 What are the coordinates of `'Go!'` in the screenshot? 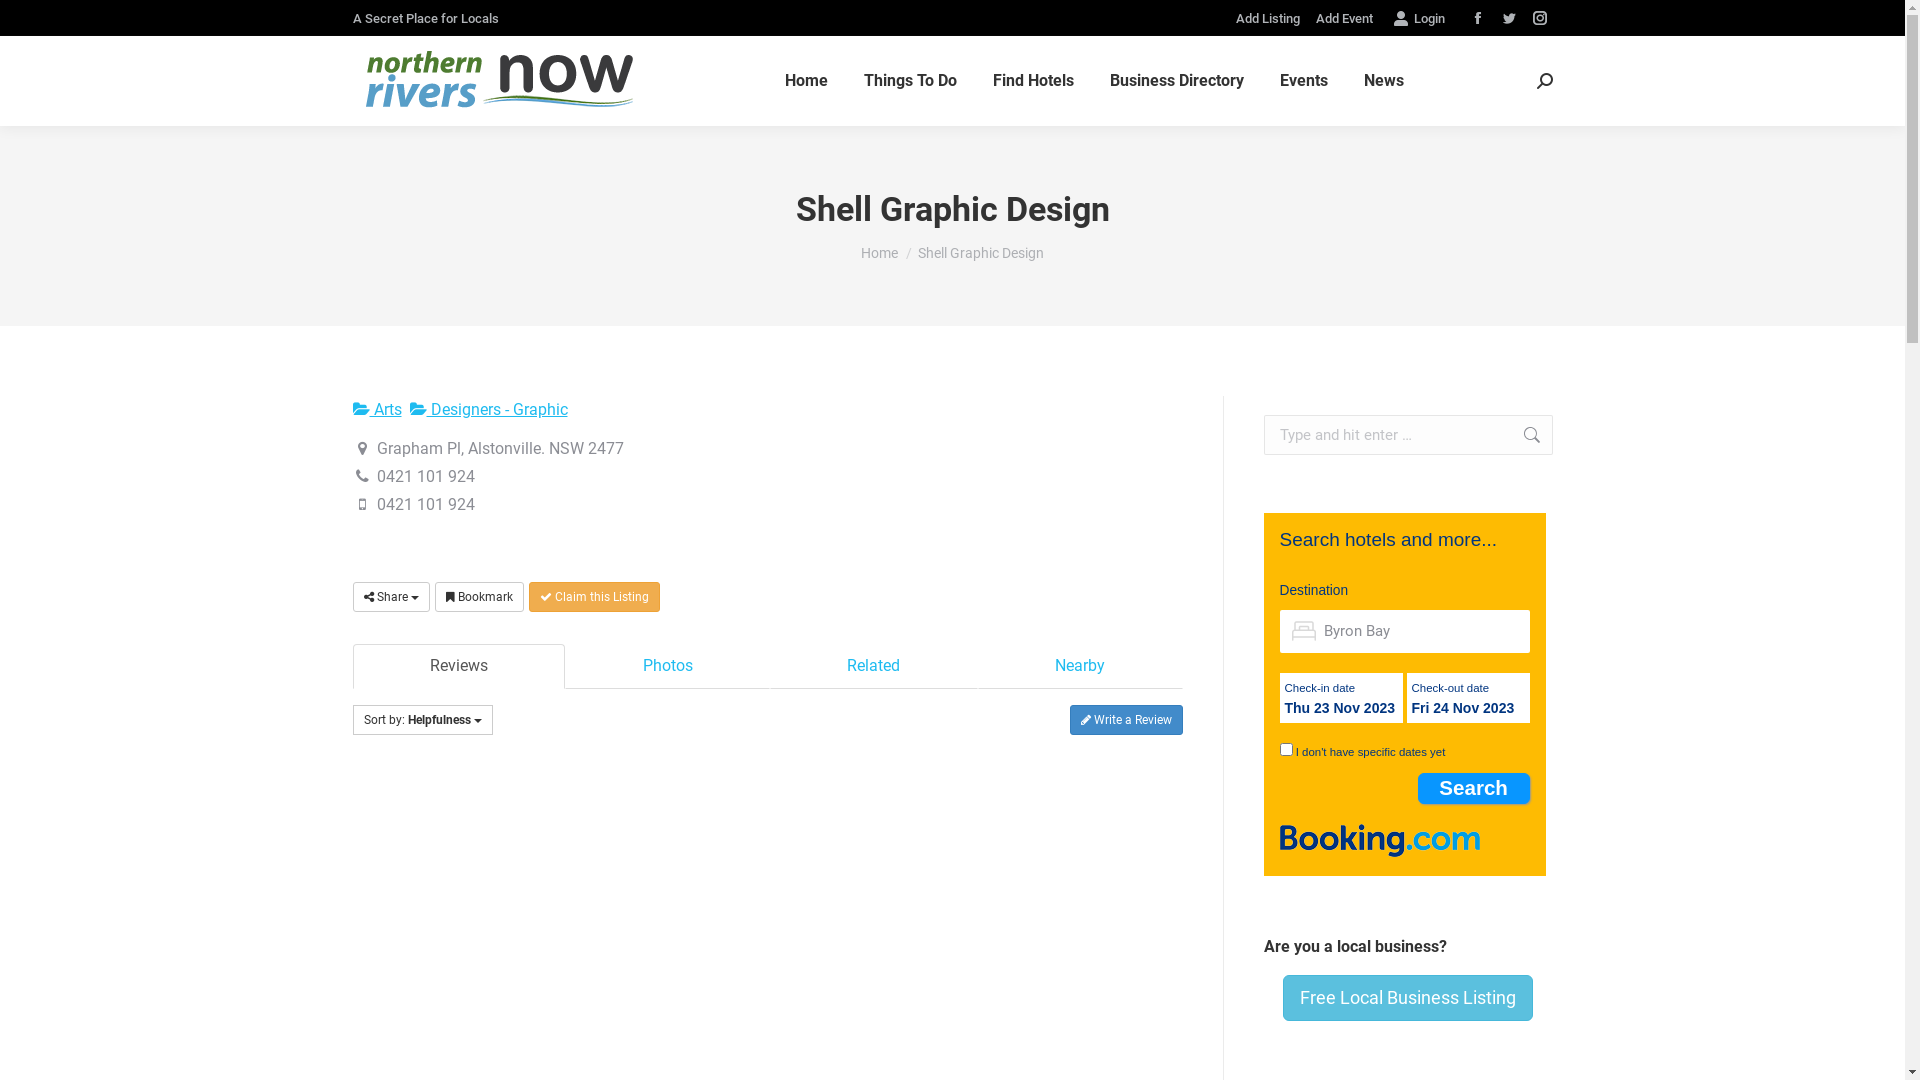 It's located at (1502, 434).